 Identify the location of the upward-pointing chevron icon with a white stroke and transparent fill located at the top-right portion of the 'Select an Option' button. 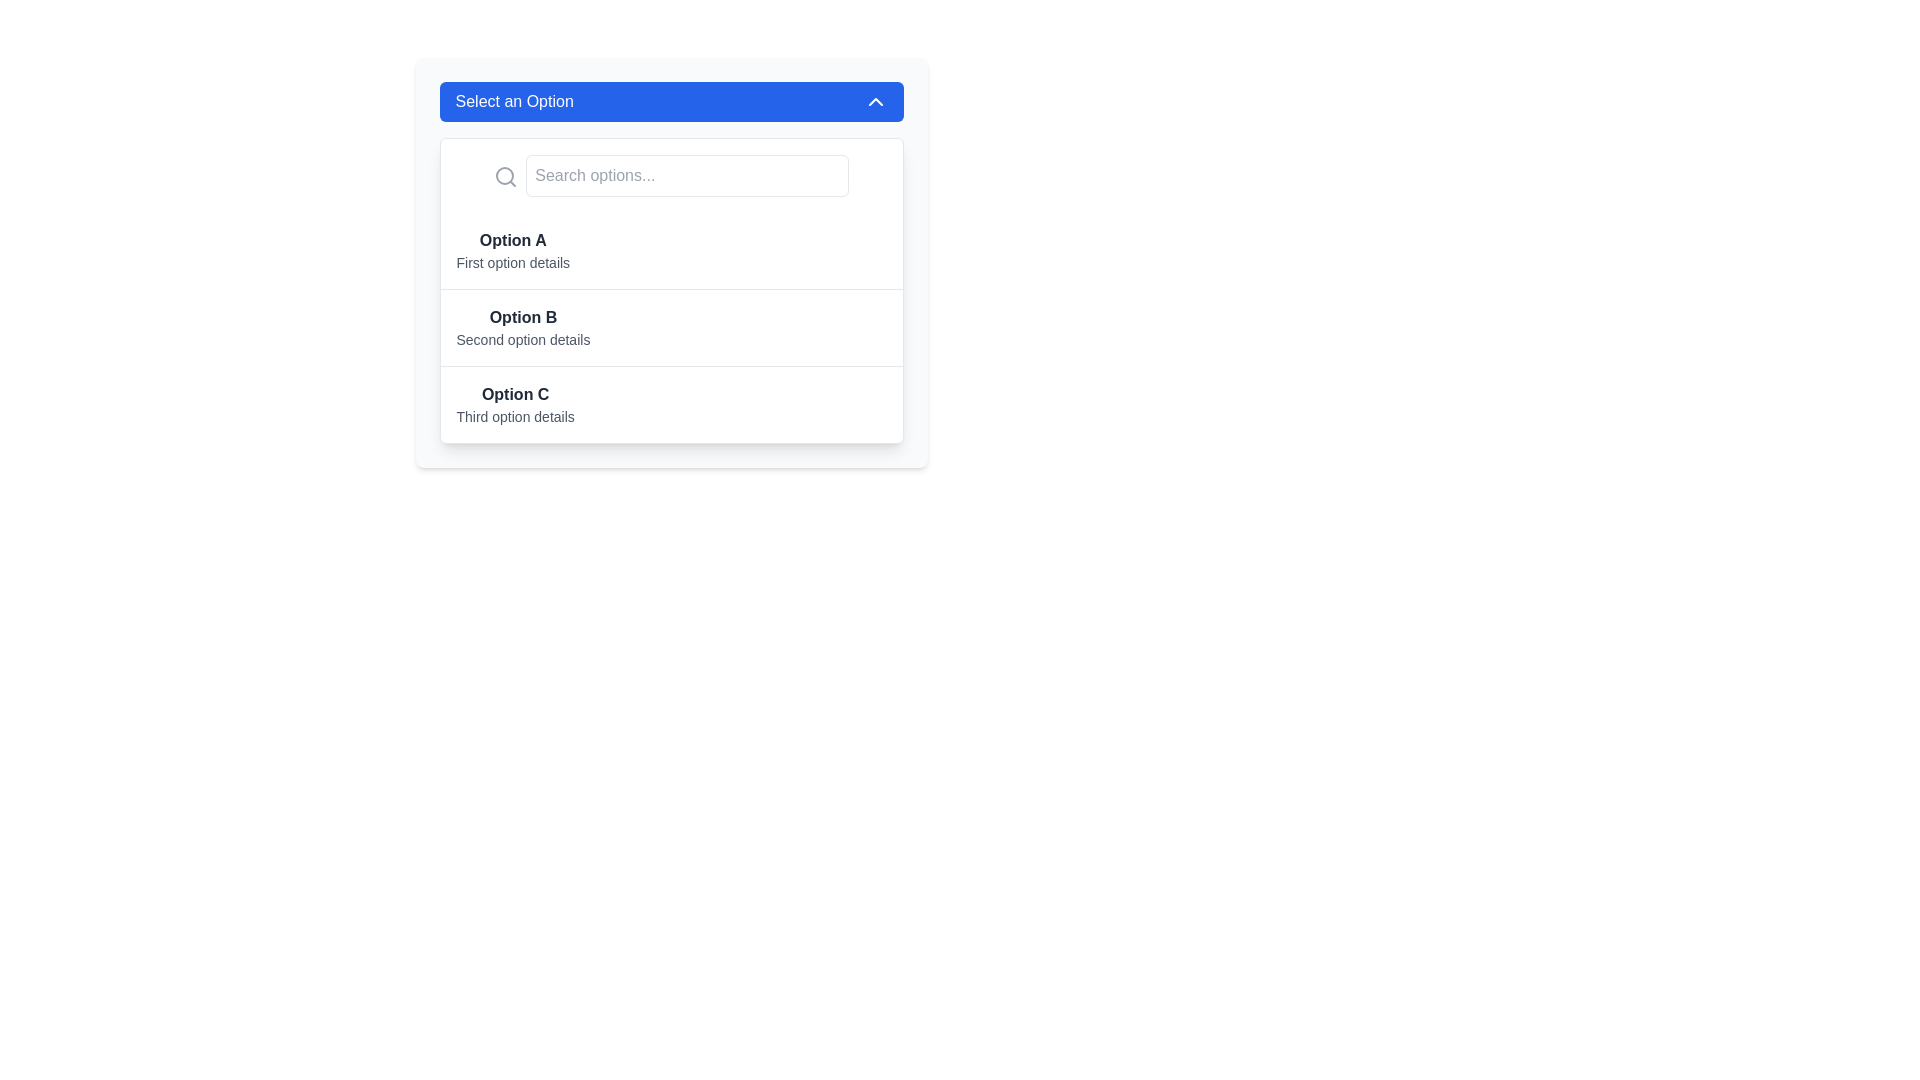
(875, 101).